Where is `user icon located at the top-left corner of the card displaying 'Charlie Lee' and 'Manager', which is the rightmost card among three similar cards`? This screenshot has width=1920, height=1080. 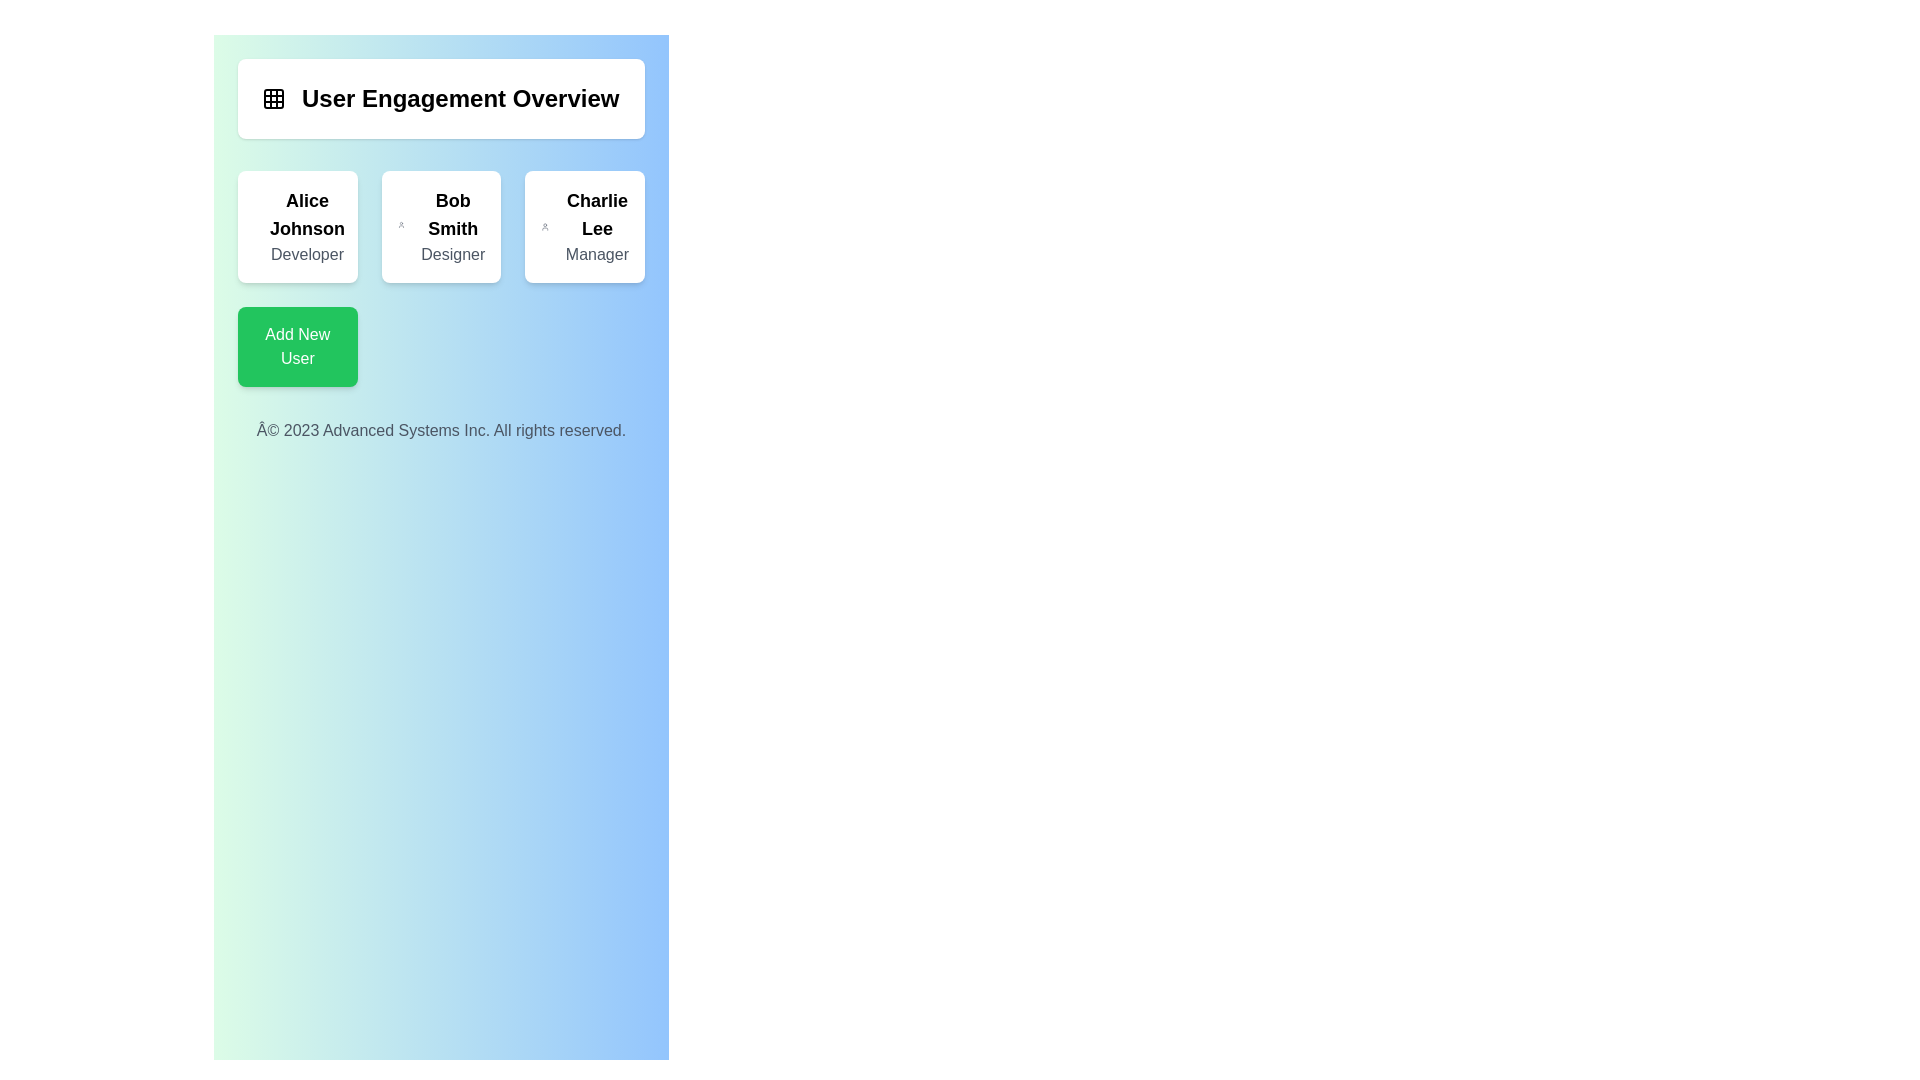 user icon located at the top-left corner of the card displaying 'Charlie Lee' and 'Manager', which is the rightmost card among three similar cards is located at coordinates (545, 226).